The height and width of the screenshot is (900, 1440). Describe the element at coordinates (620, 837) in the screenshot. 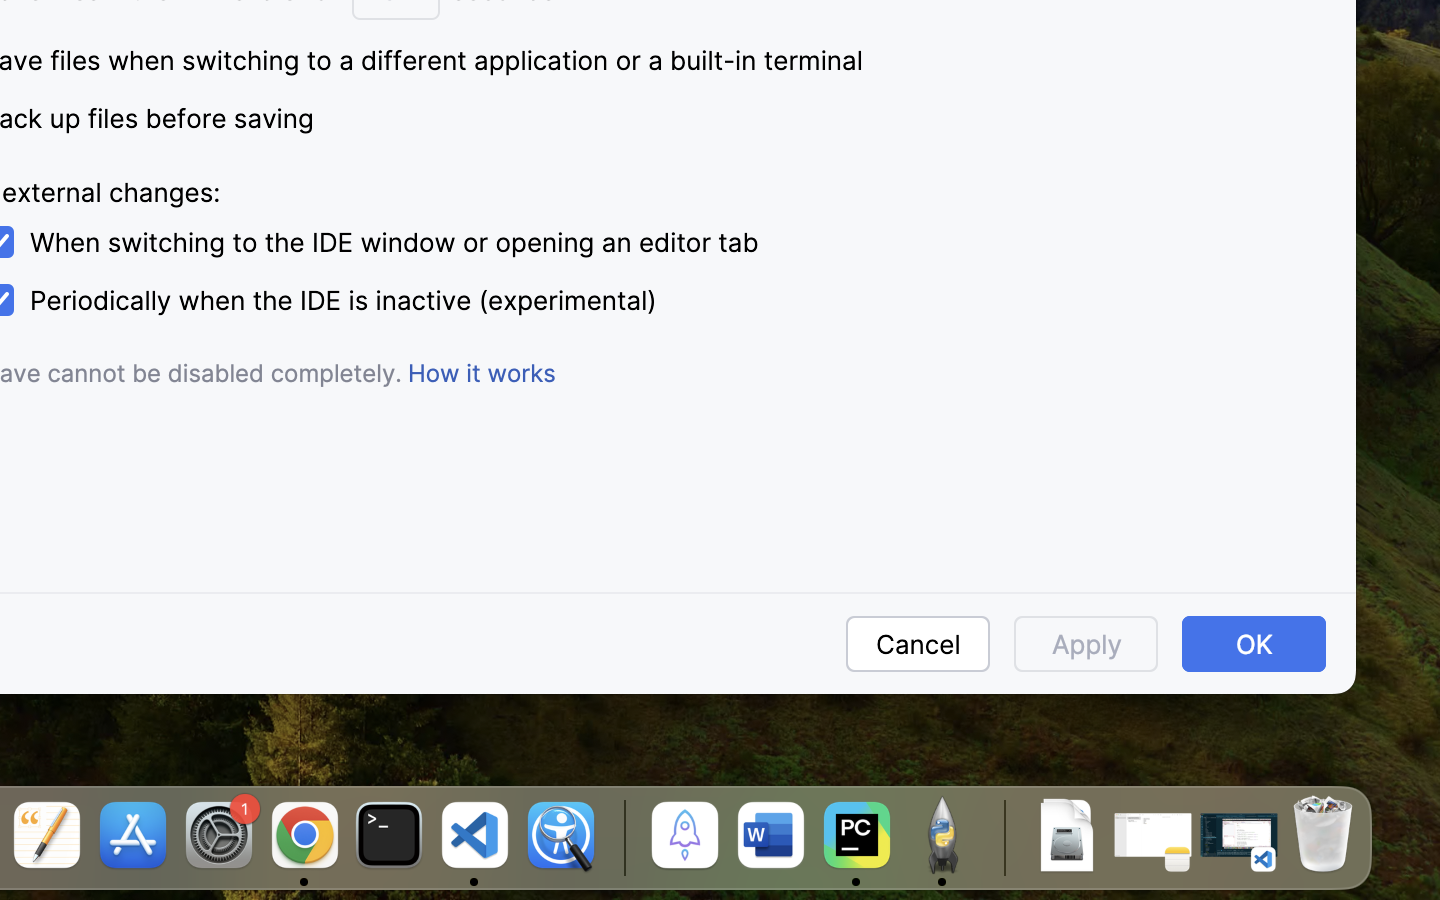

I see `'0.4285714328289032'` at that location.